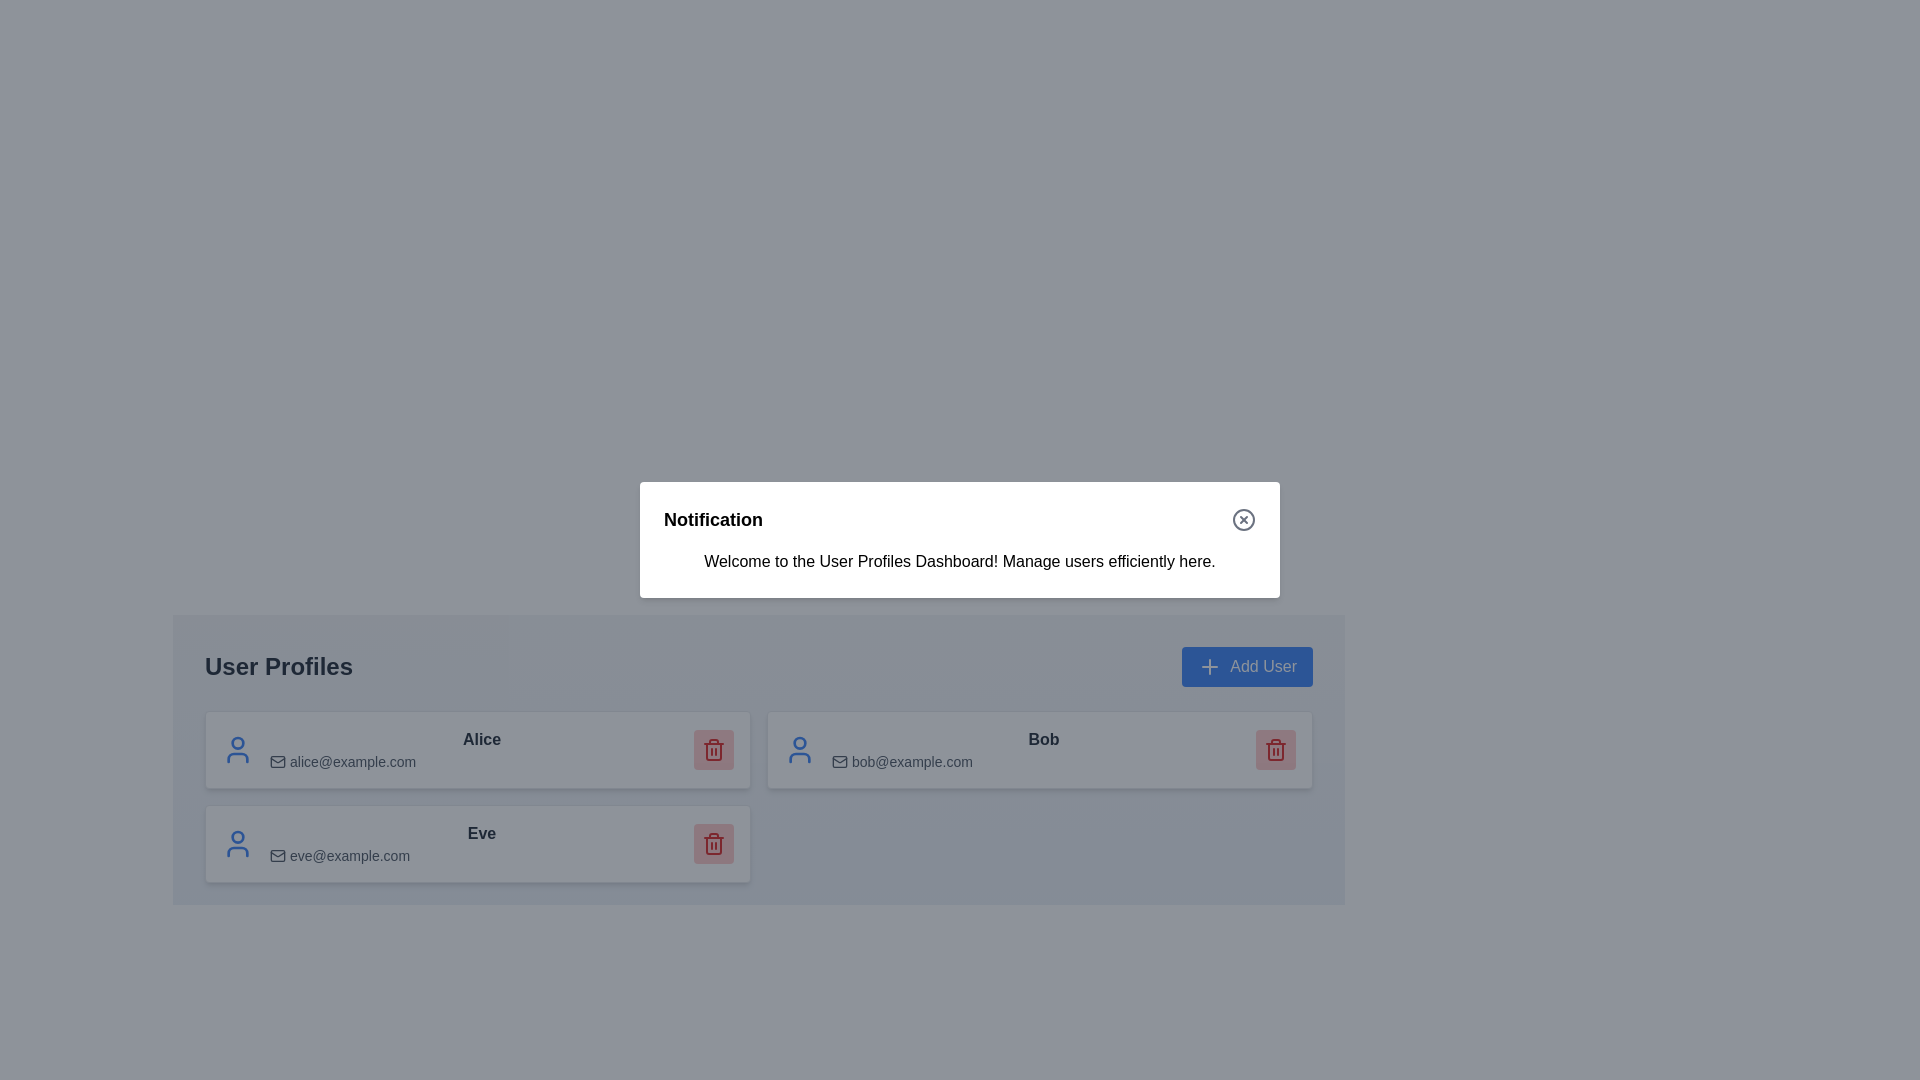 The height and width of the screenshot is (1080, 1920). I want to click on the mail icon, which is a gray outline of an envelope located to the left of the email address 'bob@example.com' in the rightmost user profile card, so click(840, 762).